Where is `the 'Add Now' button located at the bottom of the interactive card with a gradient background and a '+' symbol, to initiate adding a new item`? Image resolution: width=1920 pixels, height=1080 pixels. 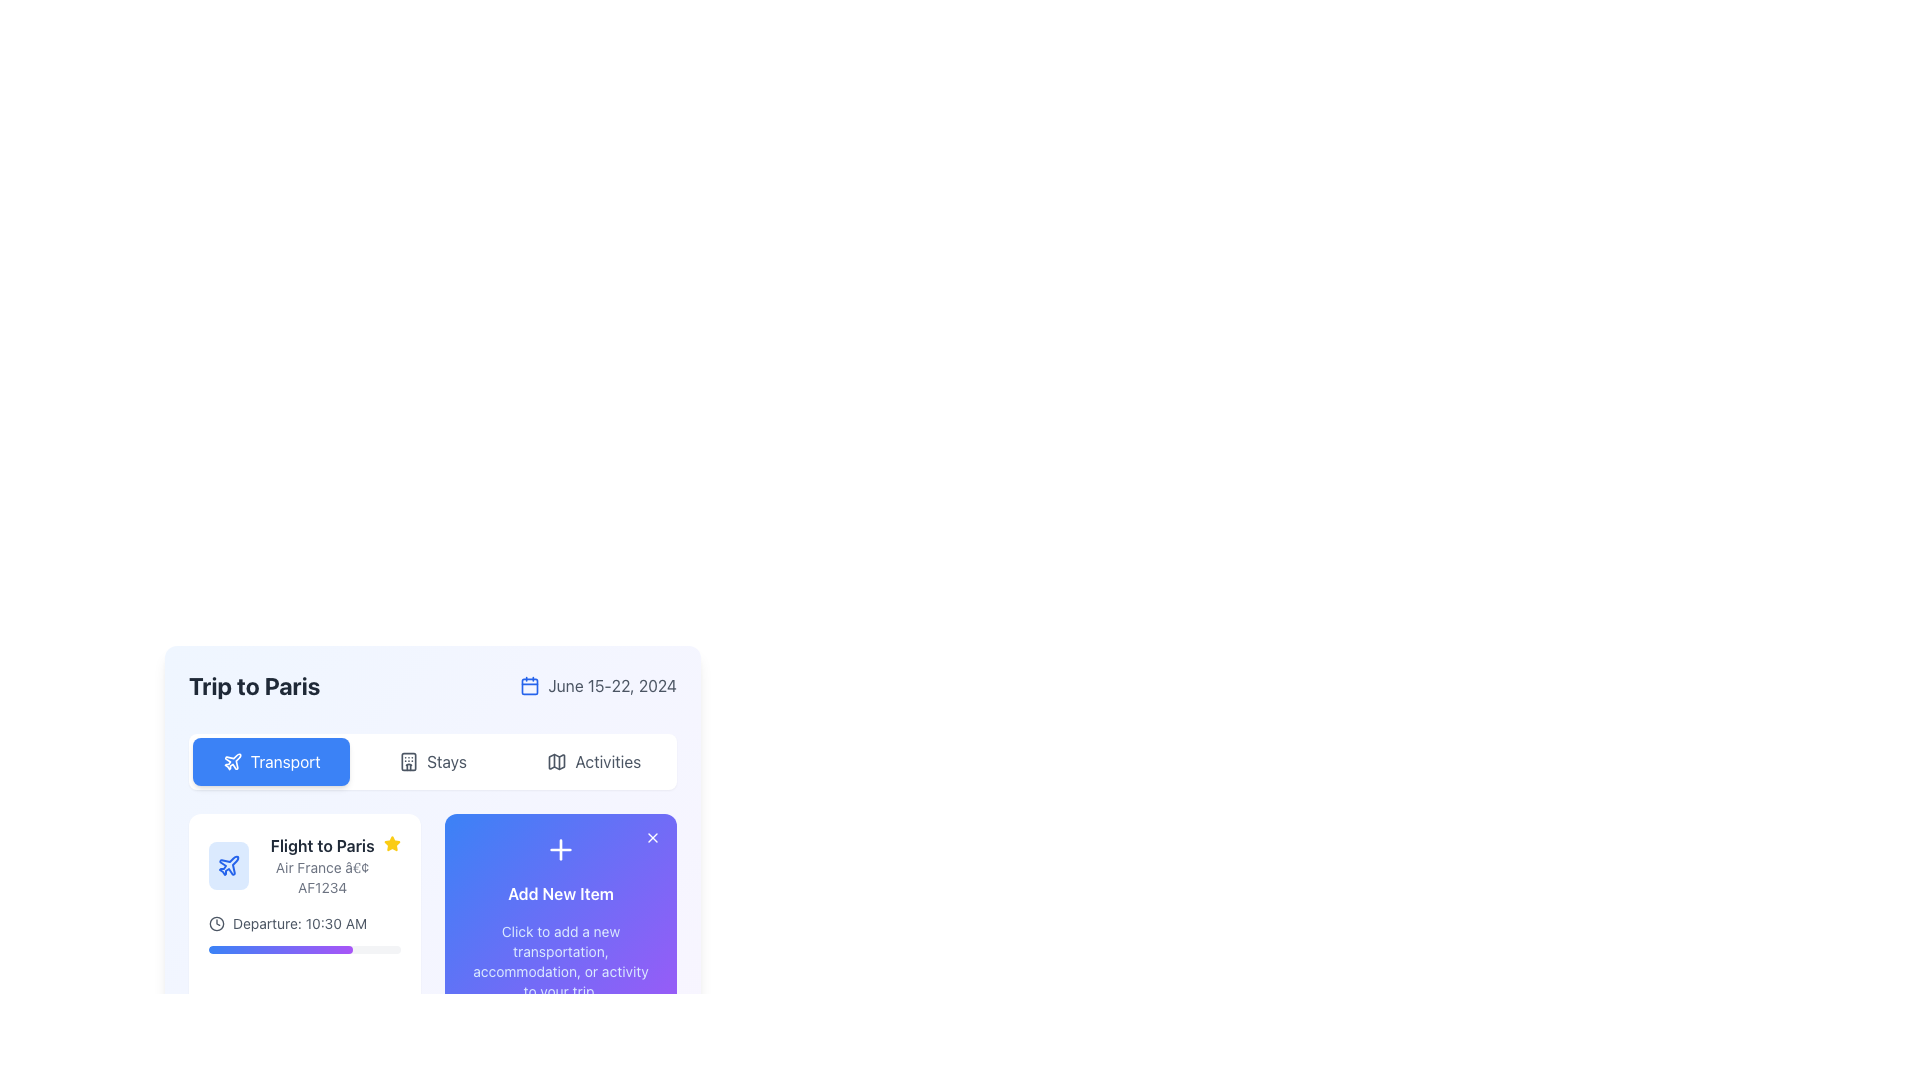
the 'Add Now' button located at the bottom of the interactive card with a gradient background and a '+' symbol, to initiate adding a new item is located at coordinates (560, 945).